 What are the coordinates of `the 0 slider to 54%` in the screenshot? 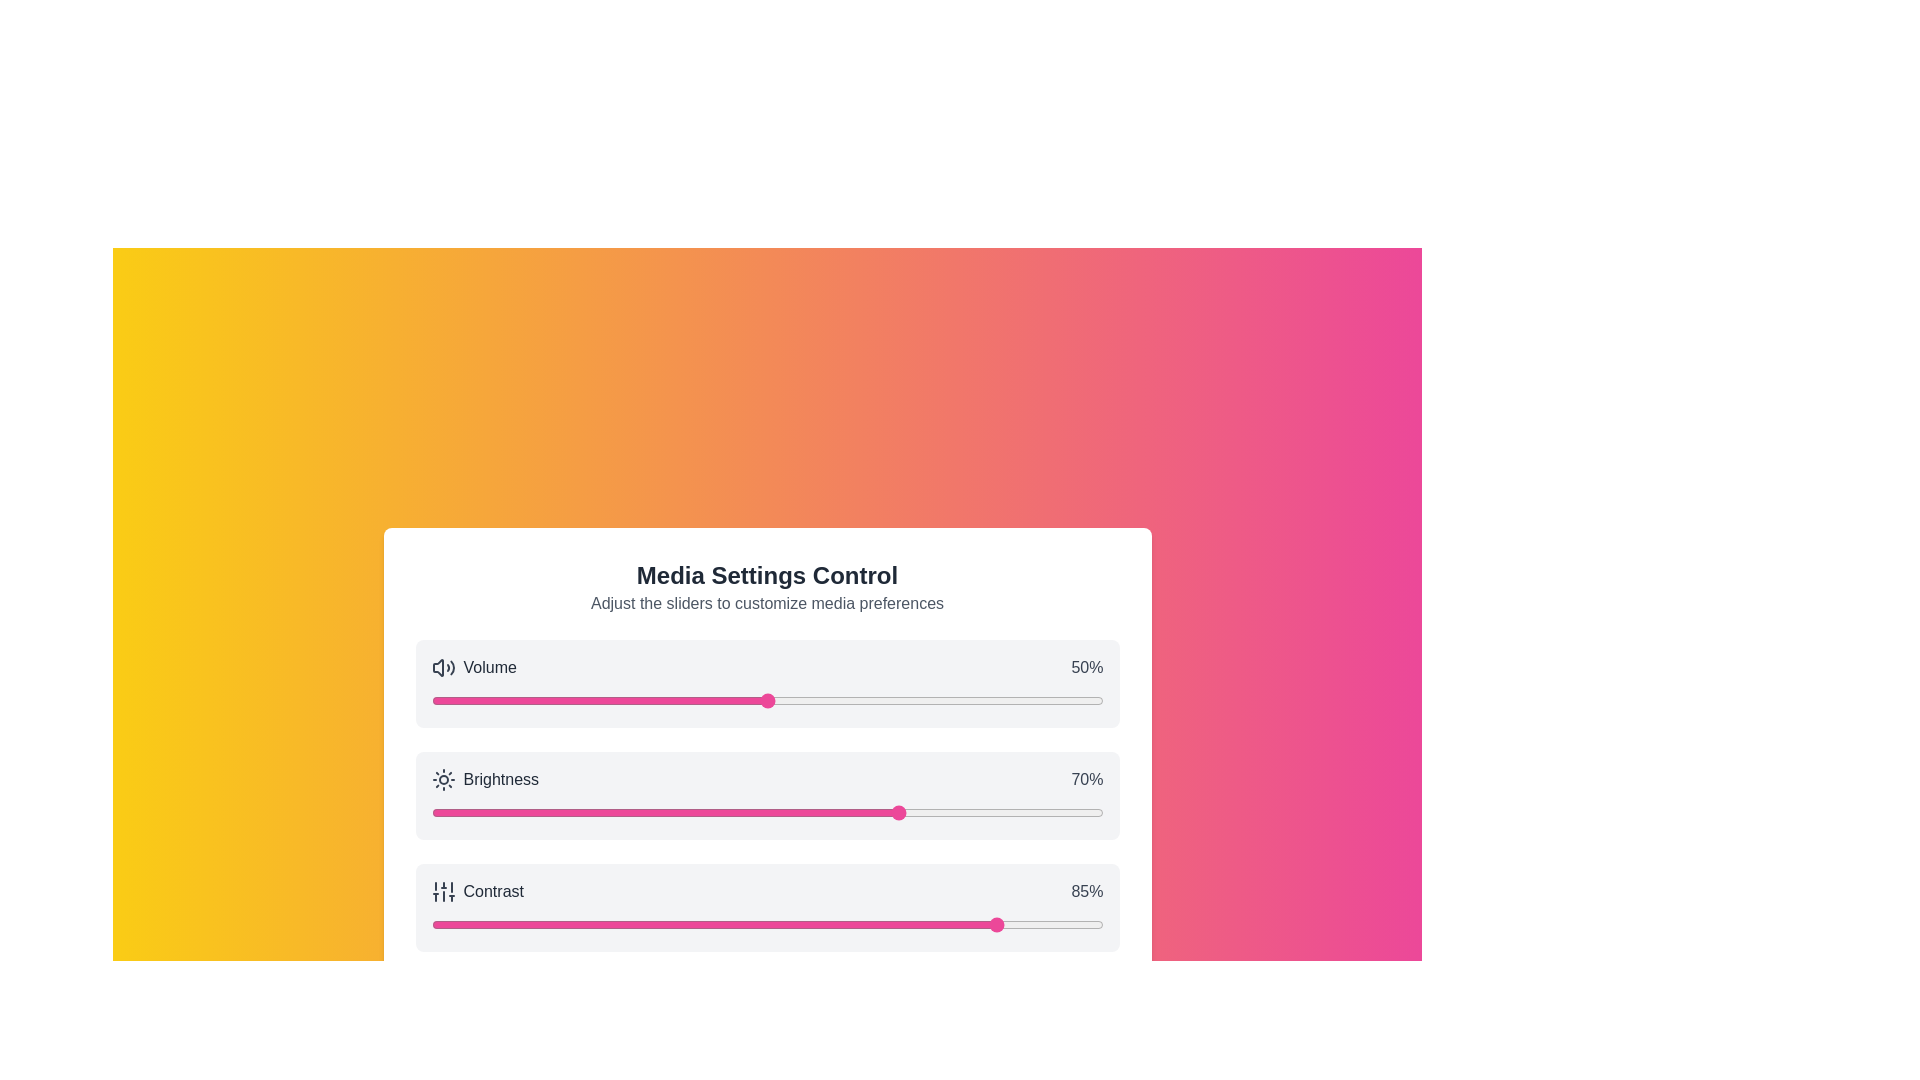 It's located at (793, 700).